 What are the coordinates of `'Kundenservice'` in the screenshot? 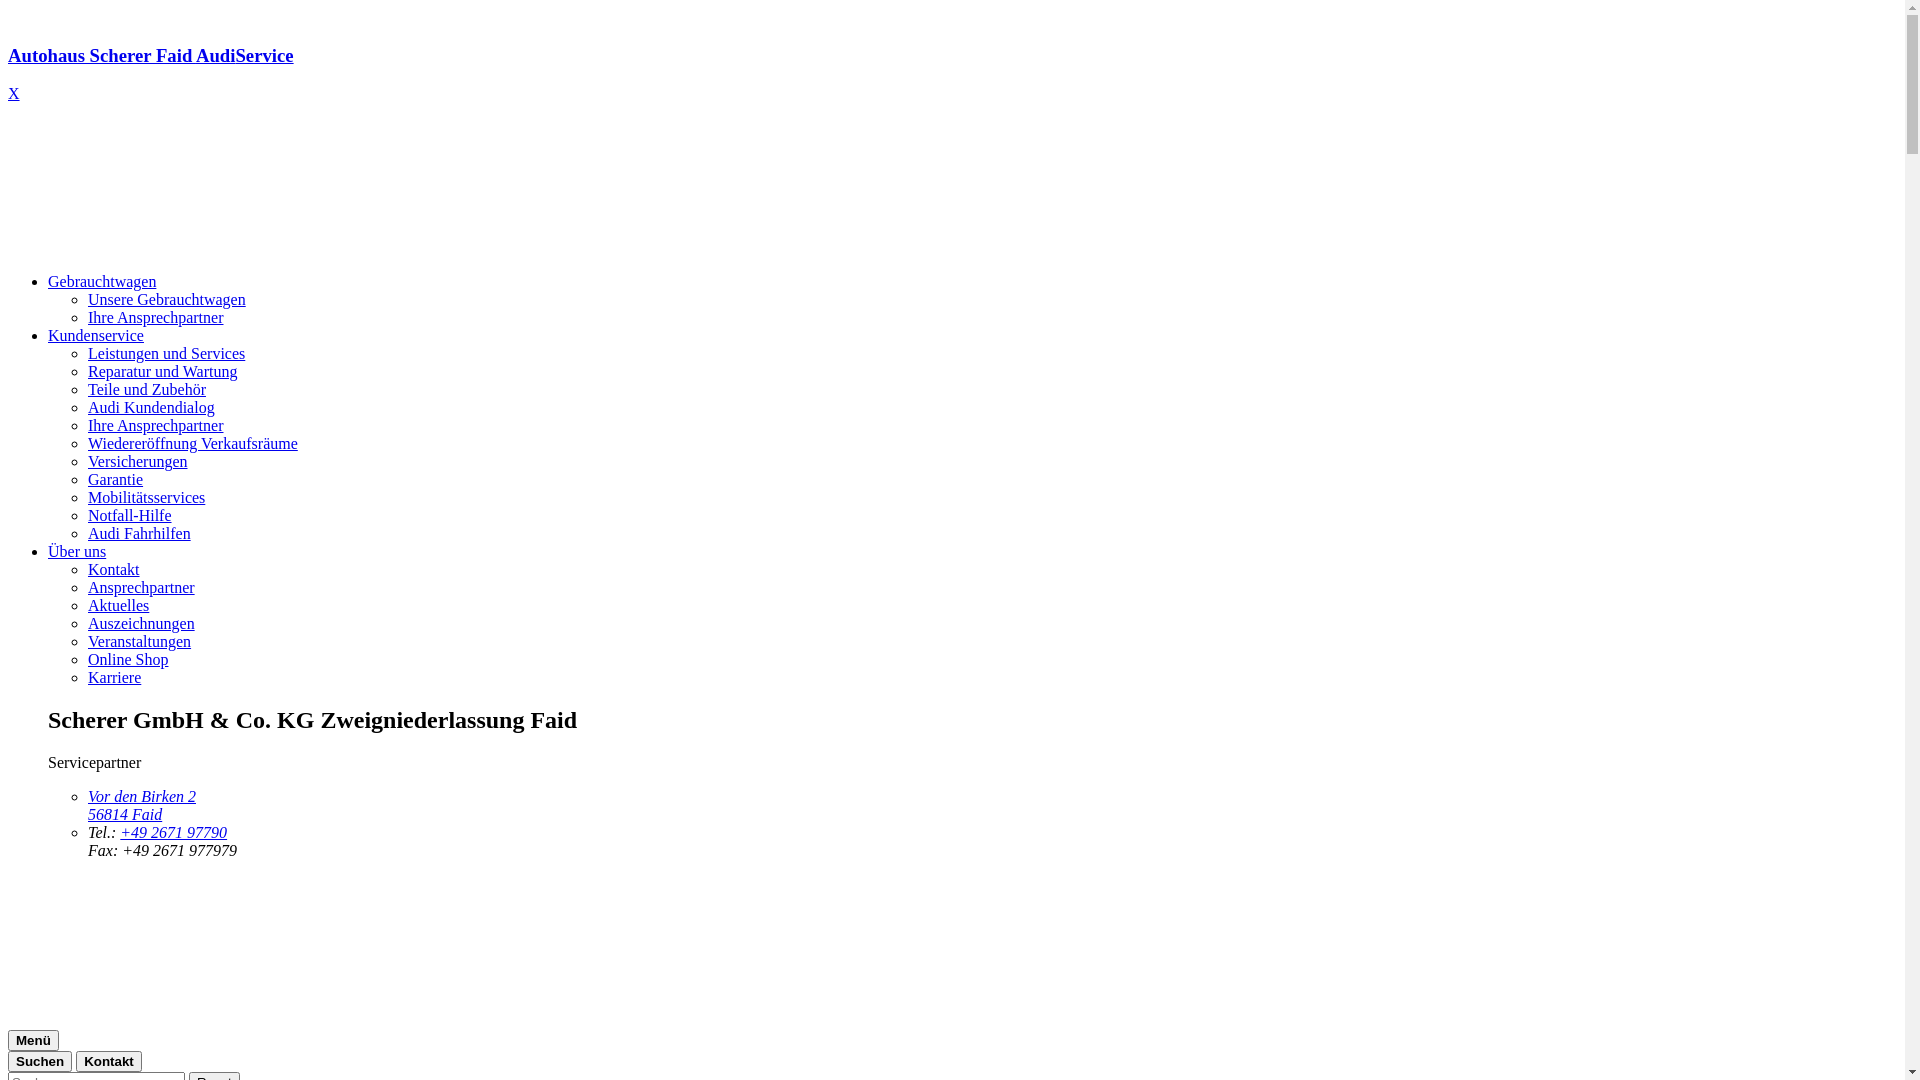 It's located at (95, 334).